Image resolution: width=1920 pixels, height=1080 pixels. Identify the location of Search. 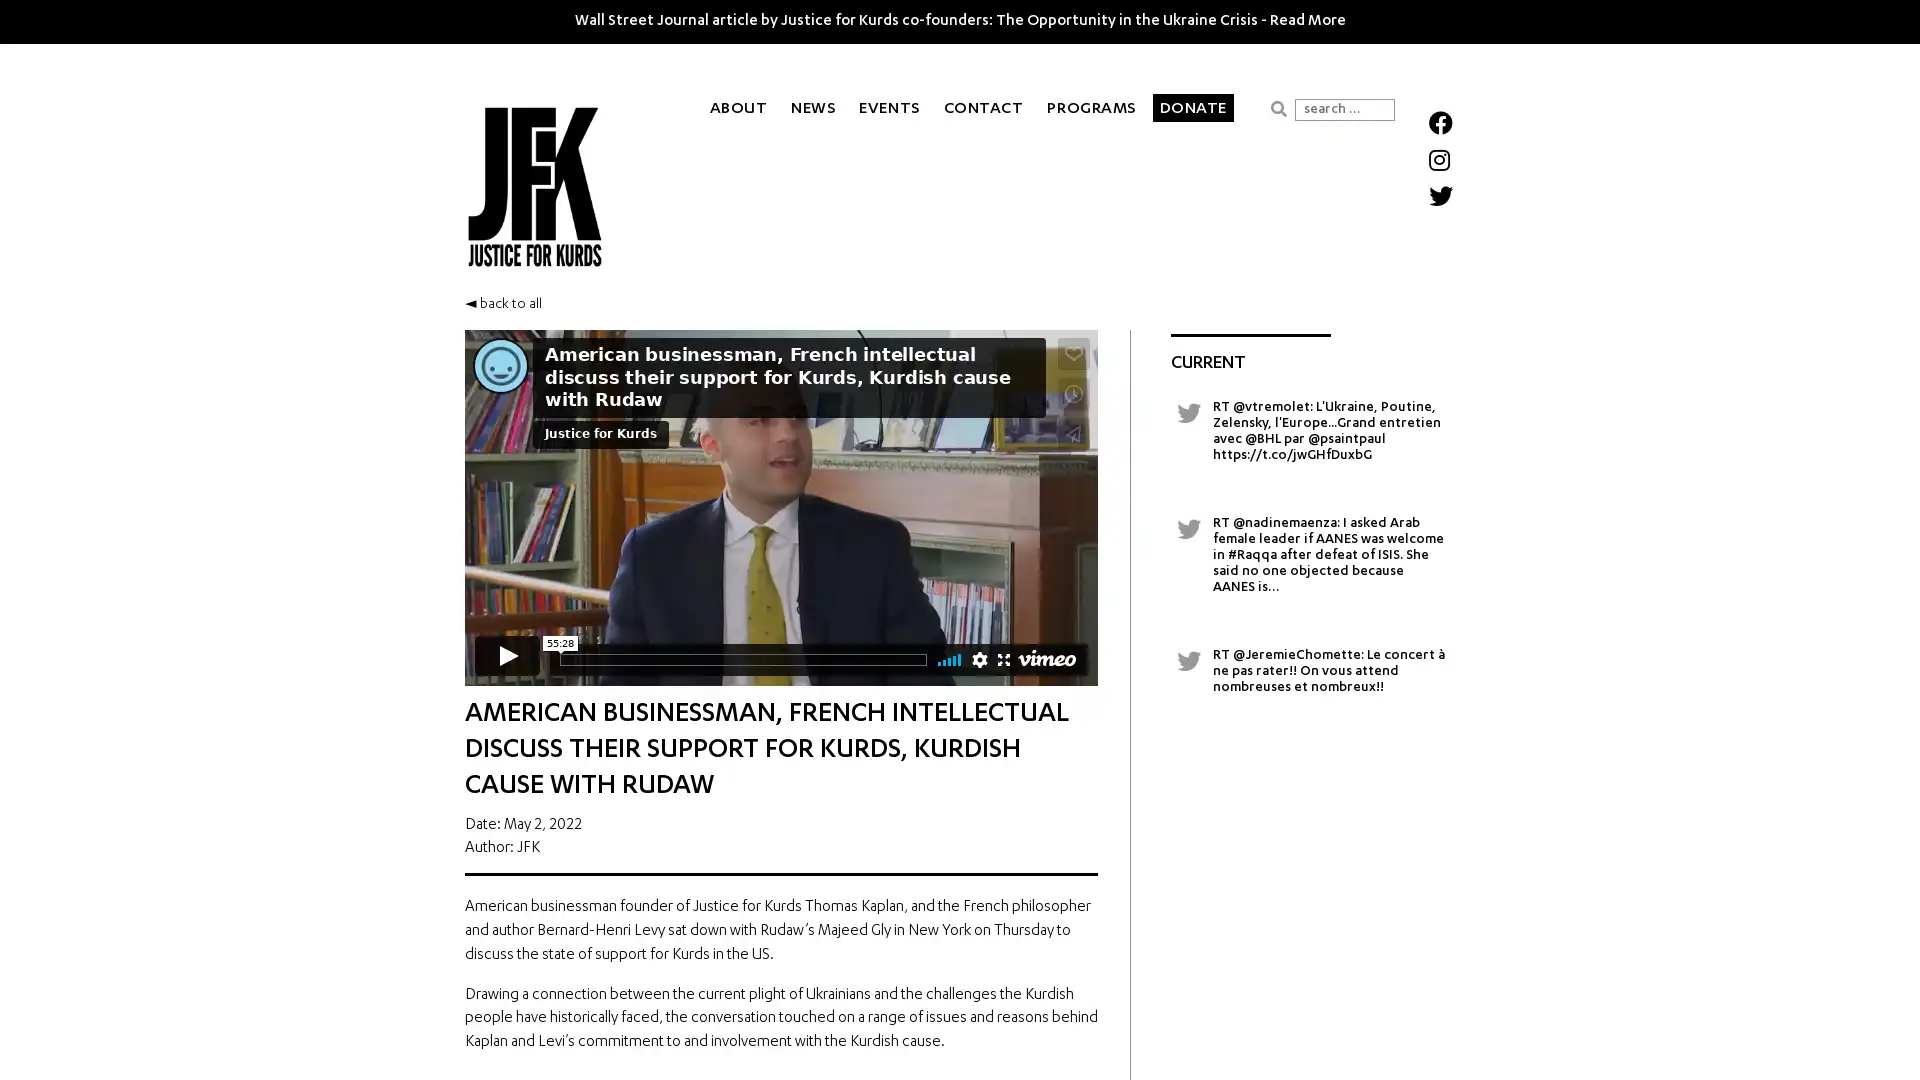
(1277, 108).